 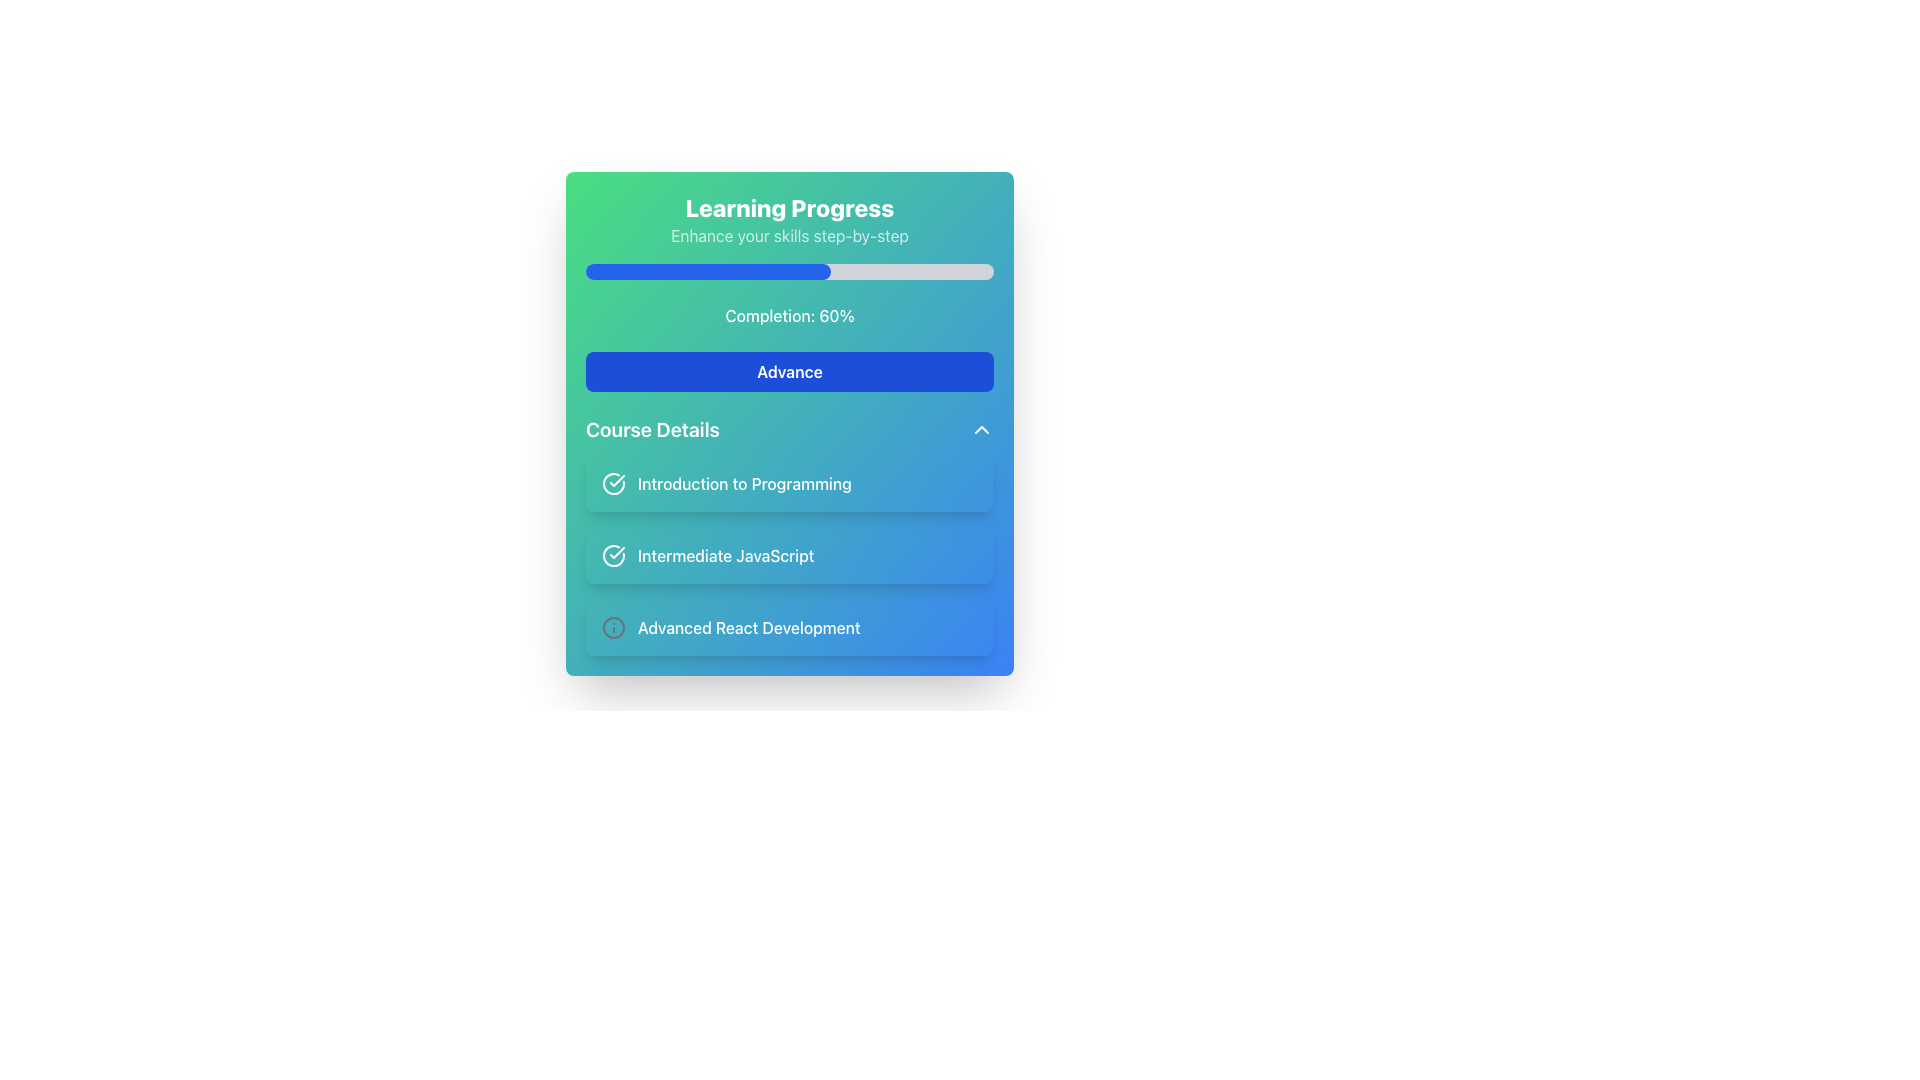 I want to click on the blue progress bar segment indicating 60% progress located under the 'Learning Progress' heading, so click(x=708, y=272).